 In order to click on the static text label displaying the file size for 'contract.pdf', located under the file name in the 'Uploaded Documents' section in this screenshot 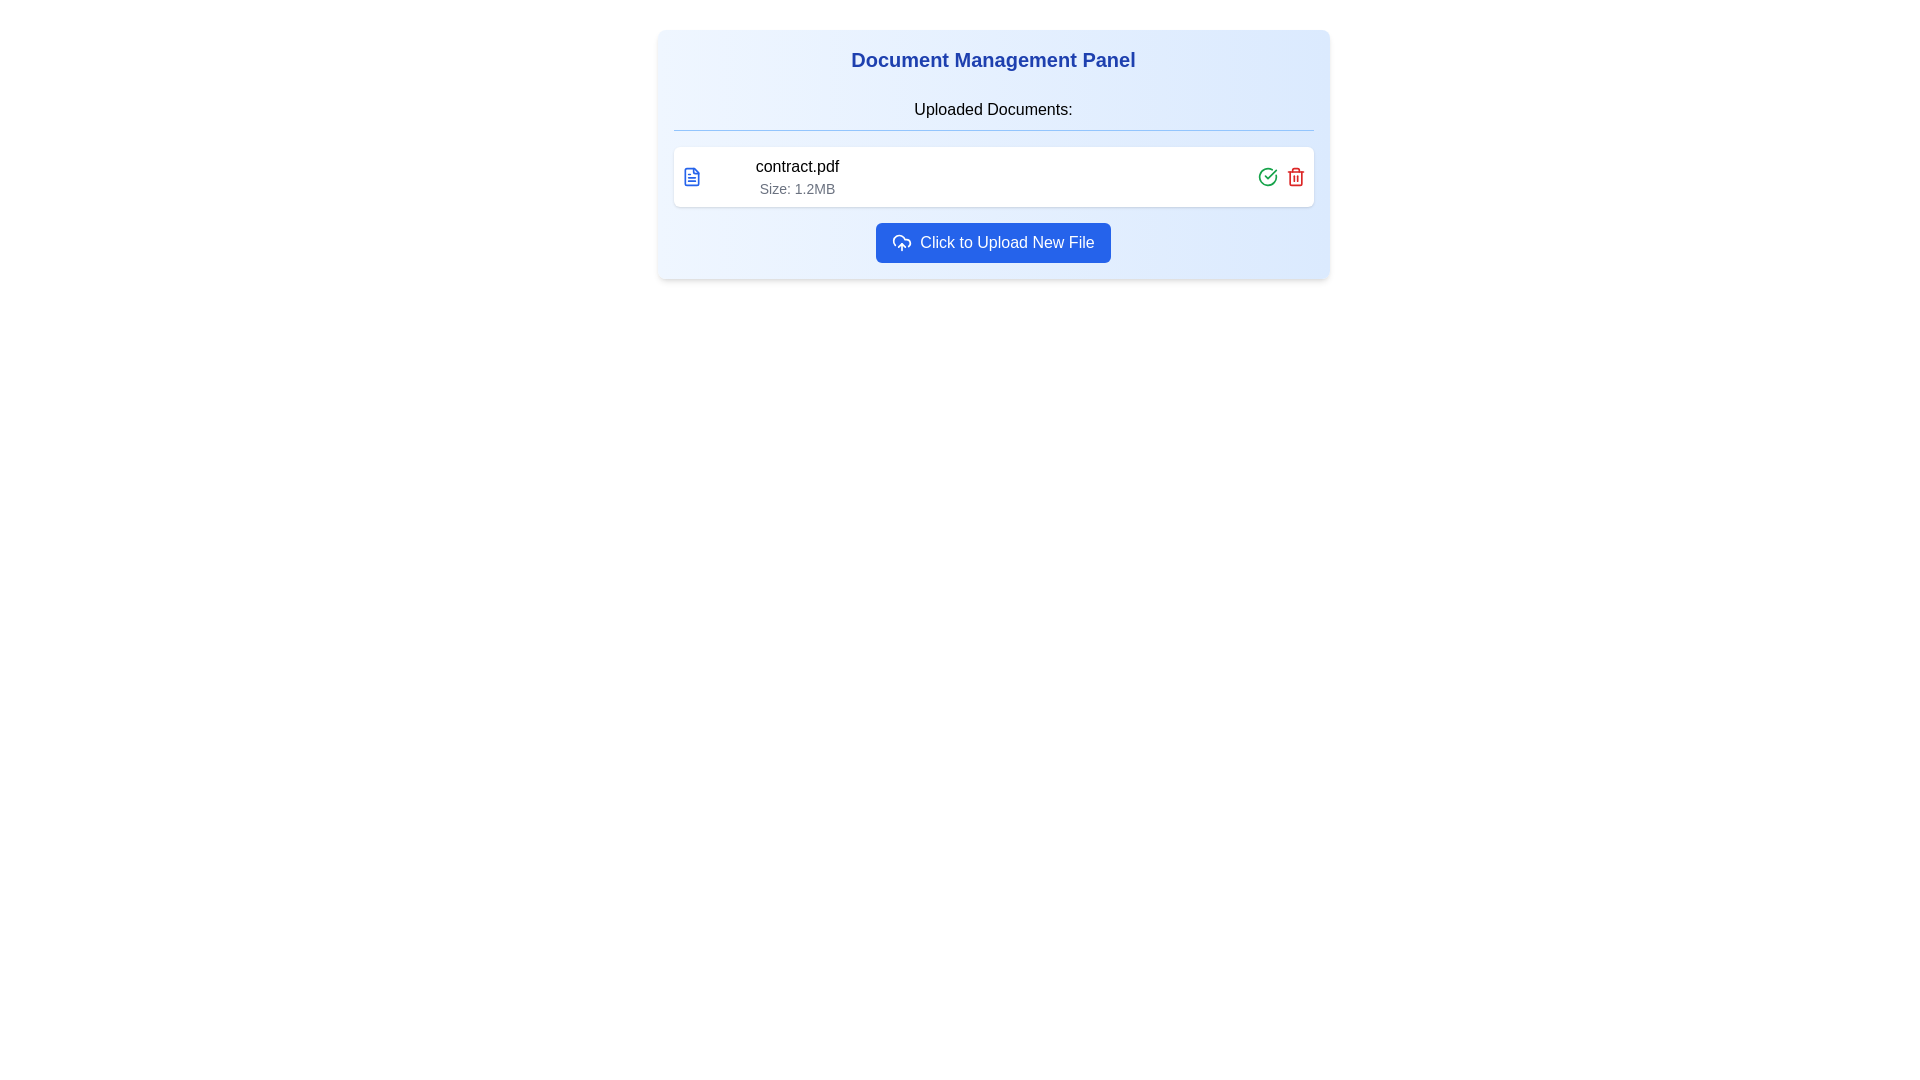, I will do `click(796, 189)`.